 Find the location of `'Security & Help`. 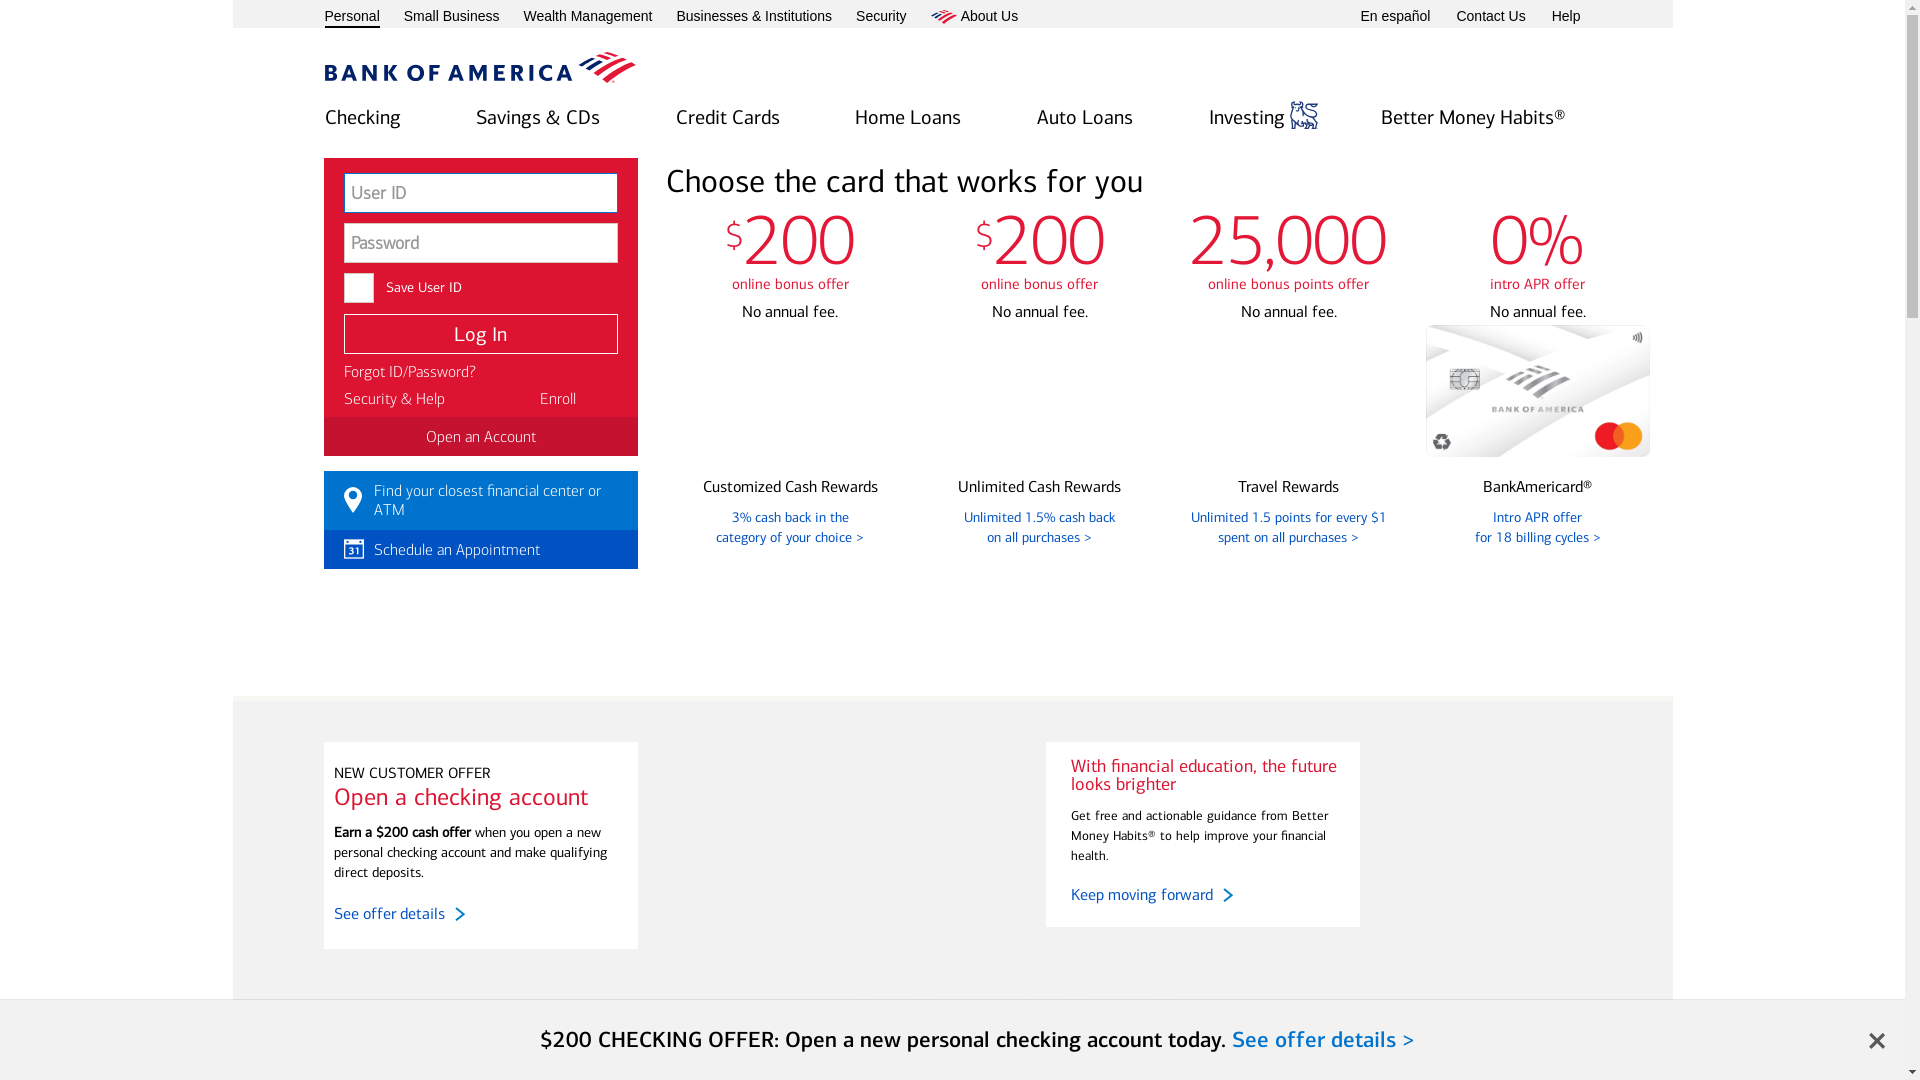

'Security & Help is located at coordinates (394, 398).